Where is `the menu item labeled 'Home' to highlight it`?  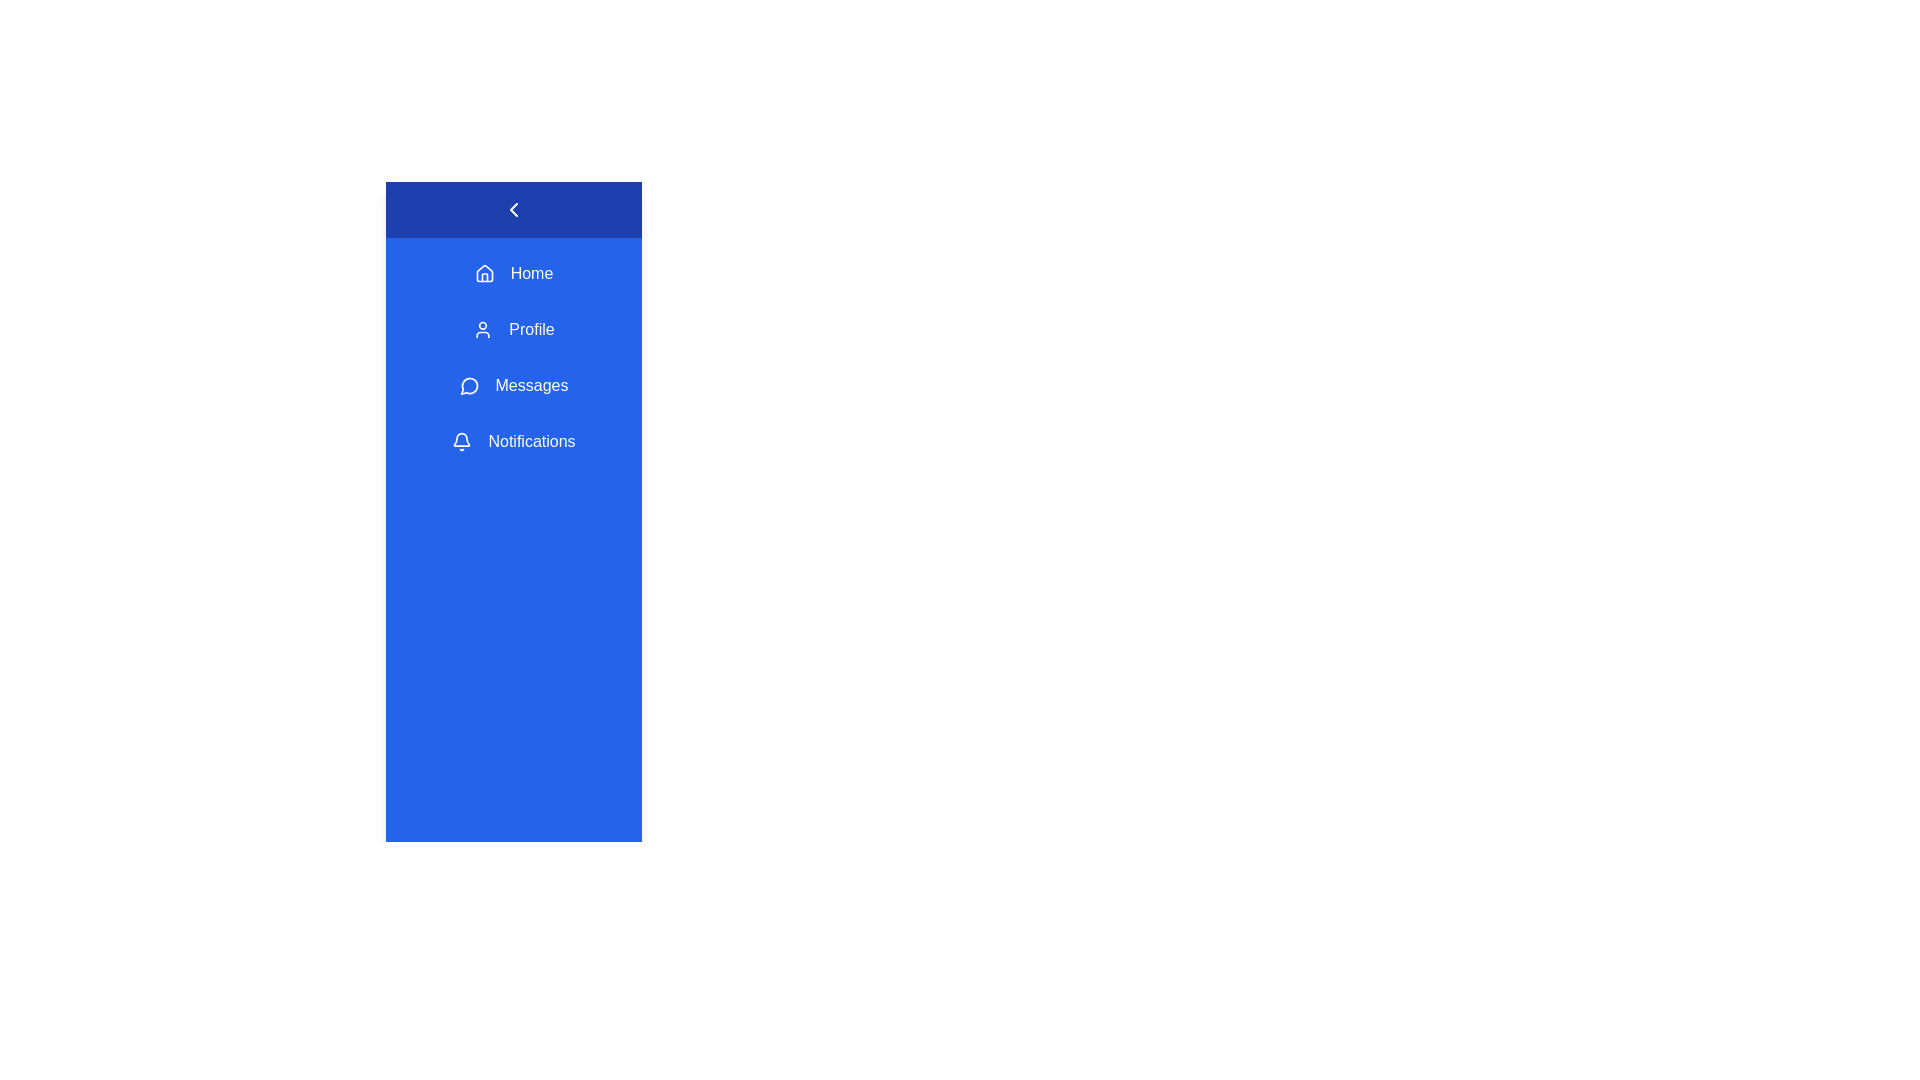
the menu item labeled 'Home' to highlight it is located at coordinates (513, 273).